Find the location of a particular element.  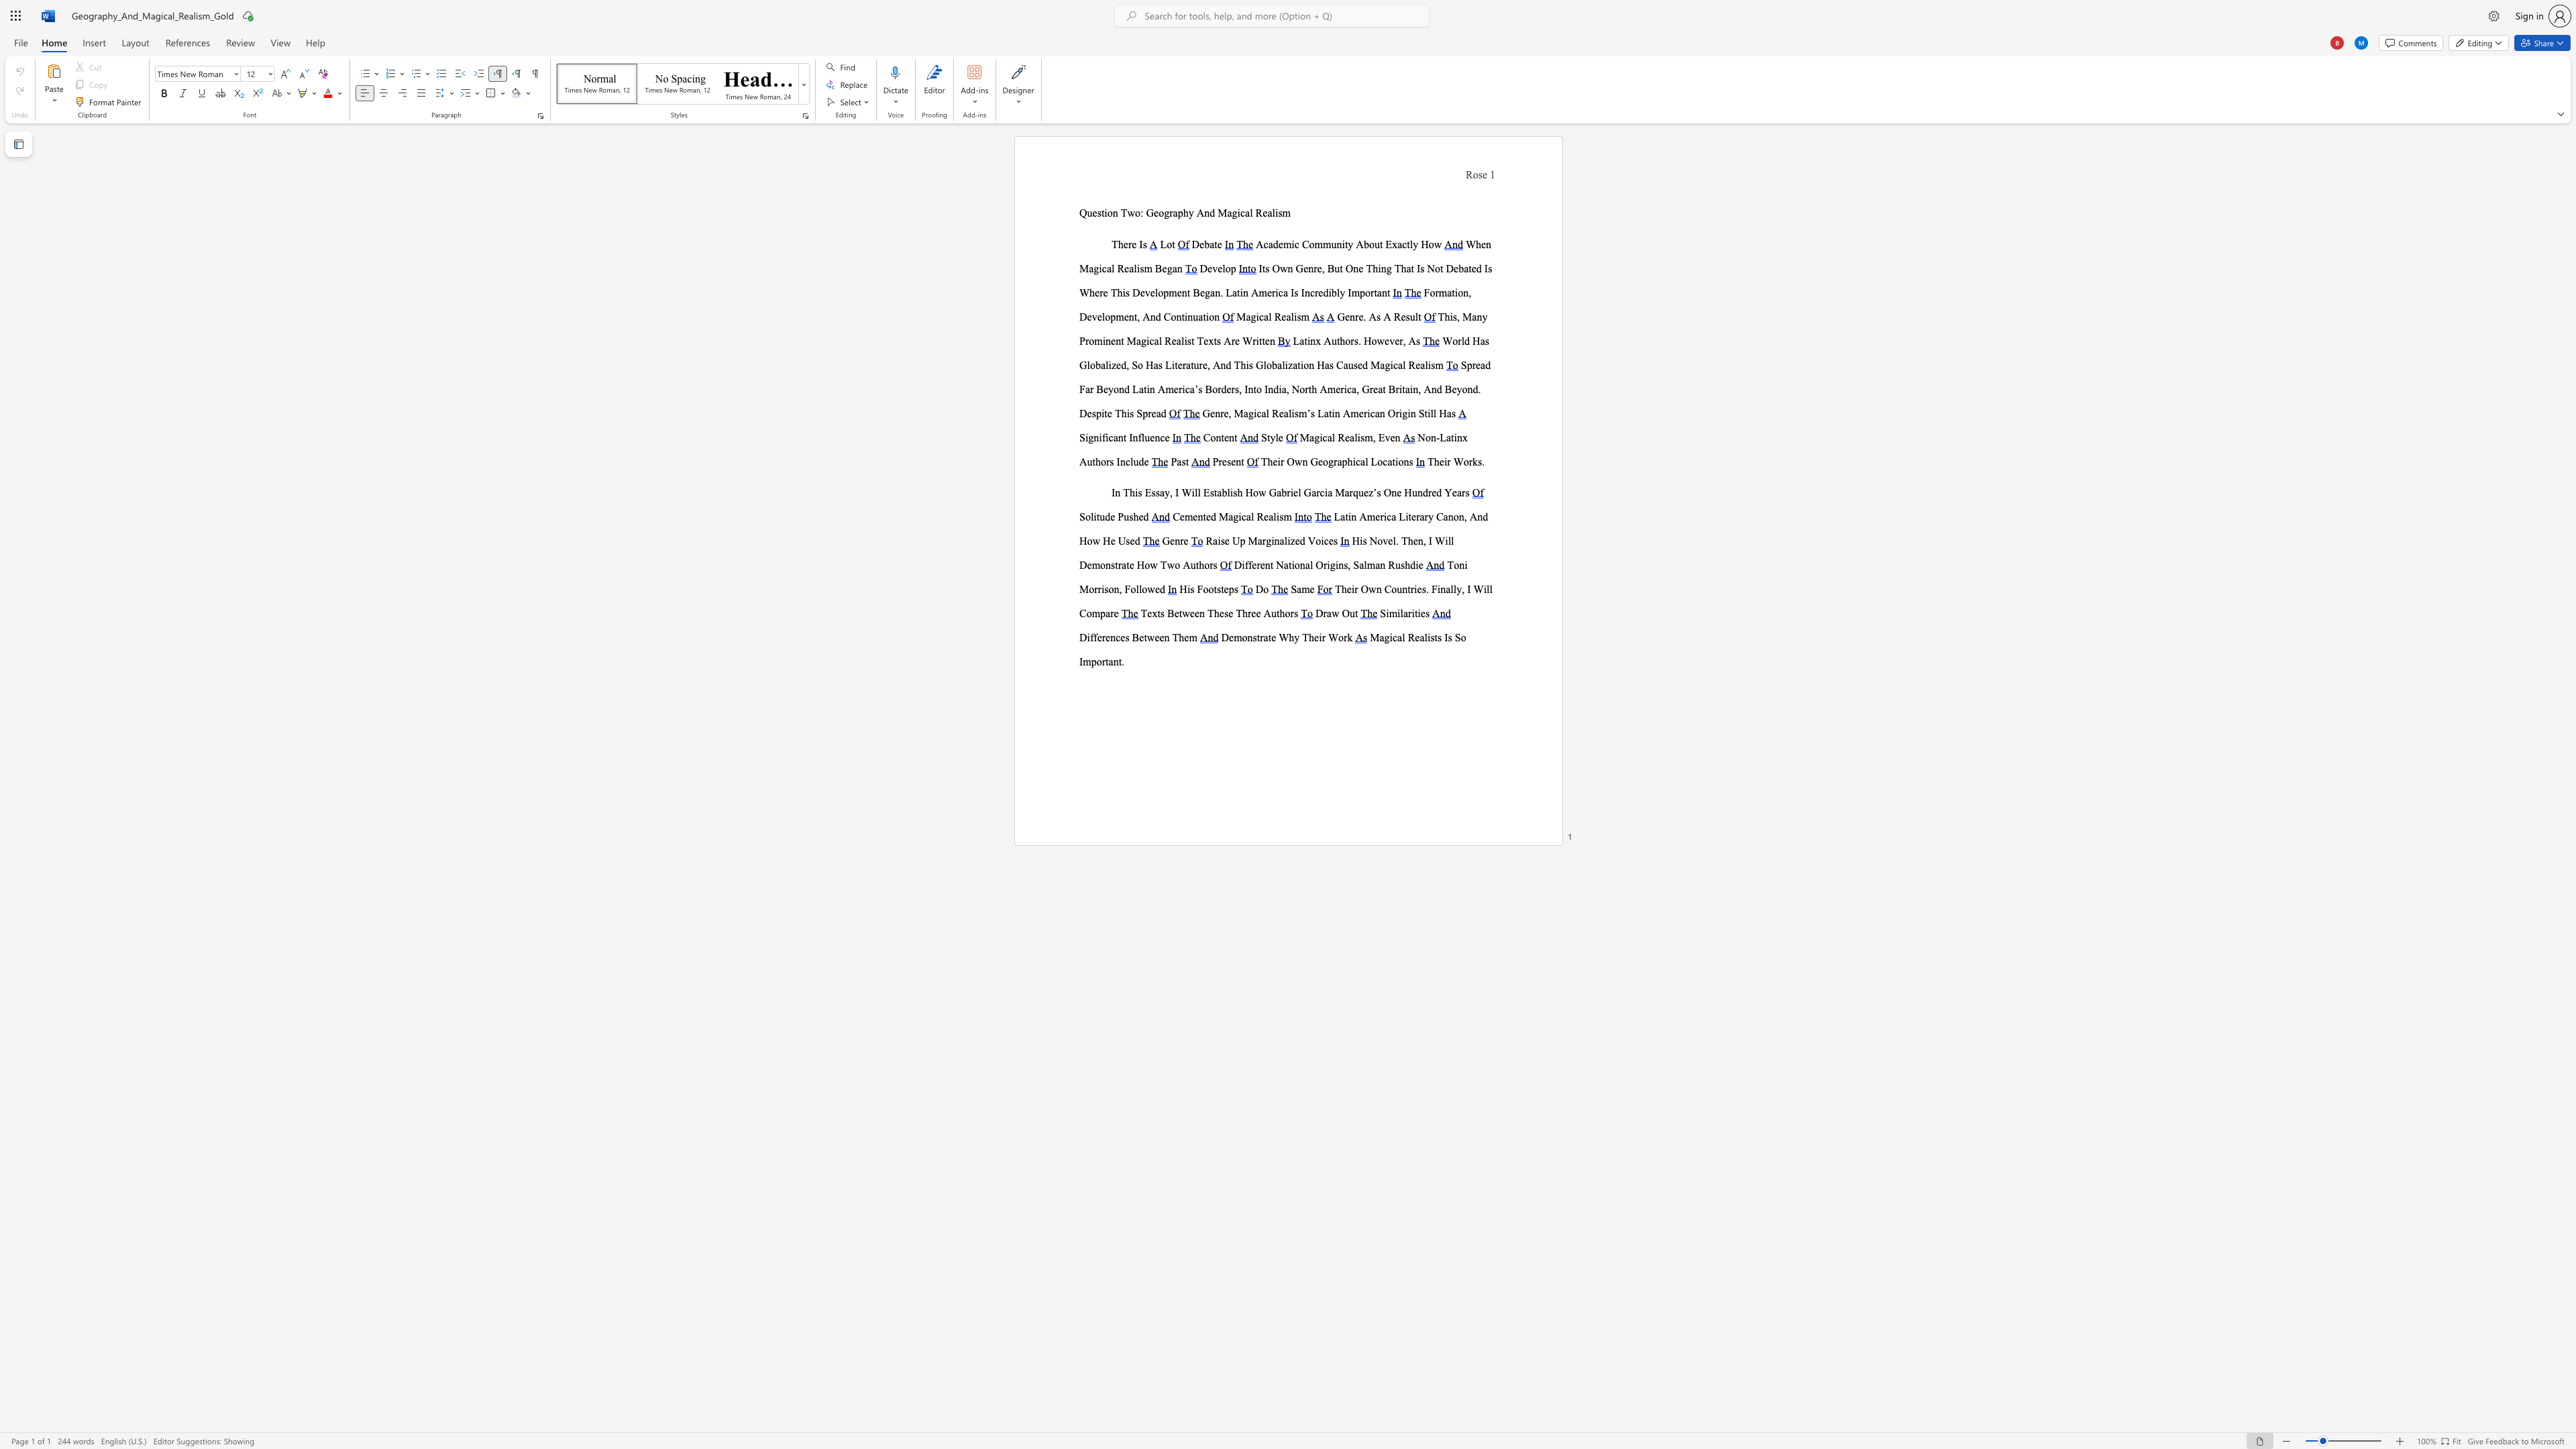

the subset text "ent Ma" within the text "This, Many Prominent Magical Realist Texts Are Written" is located at coordinates (1111, 341).